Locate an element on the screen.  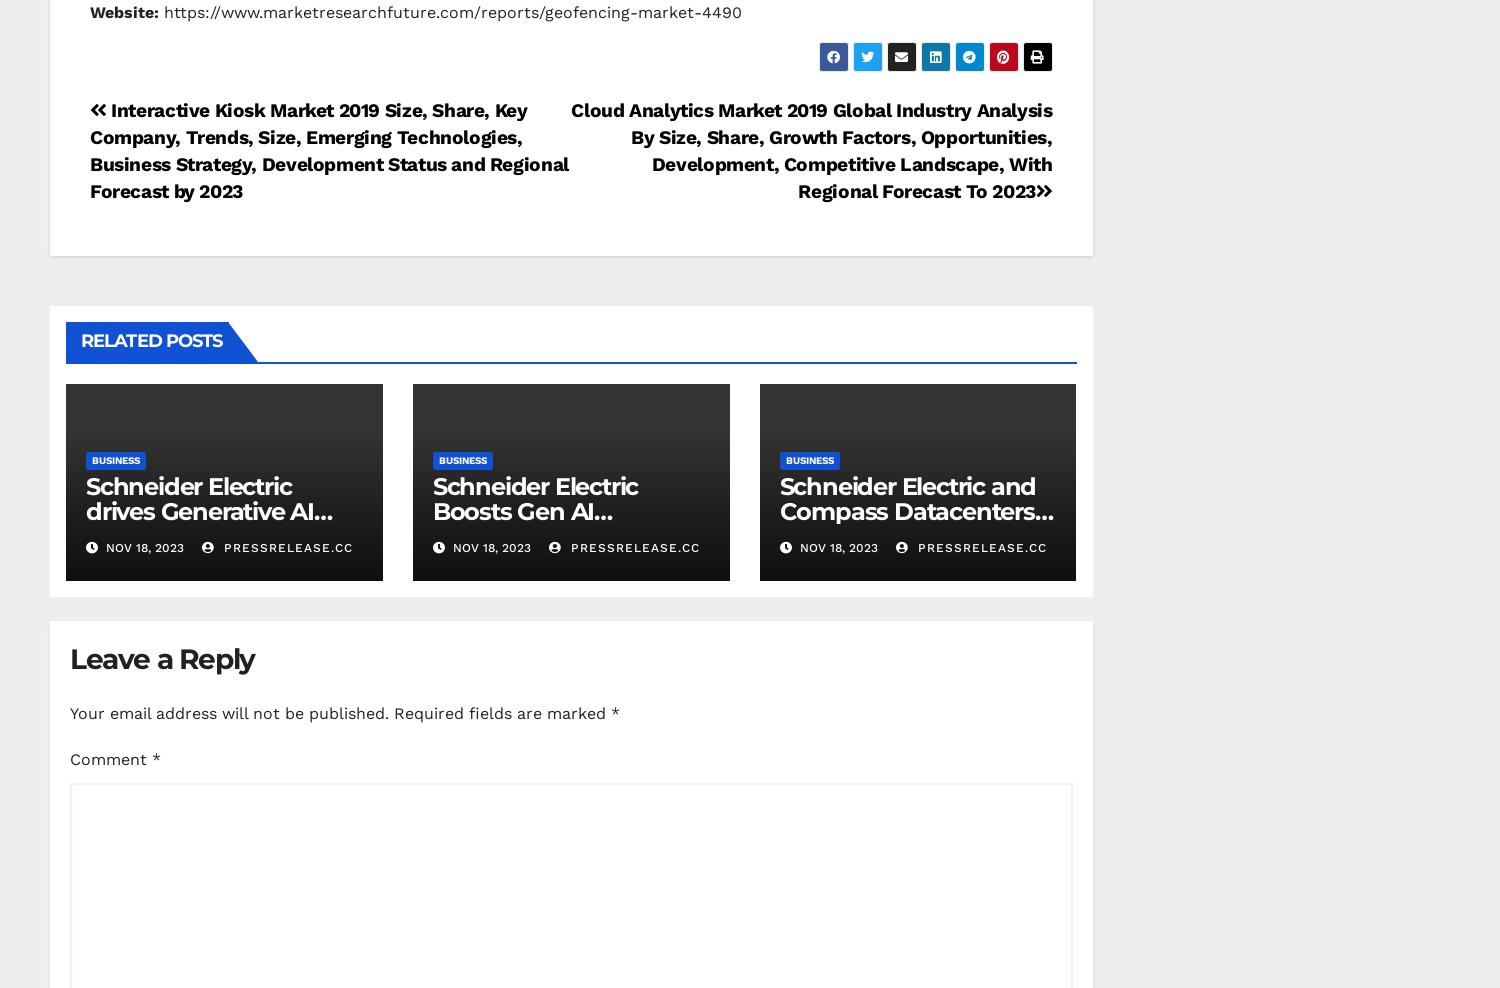
'Required fields are marked' is located at coordinates (394, 713).